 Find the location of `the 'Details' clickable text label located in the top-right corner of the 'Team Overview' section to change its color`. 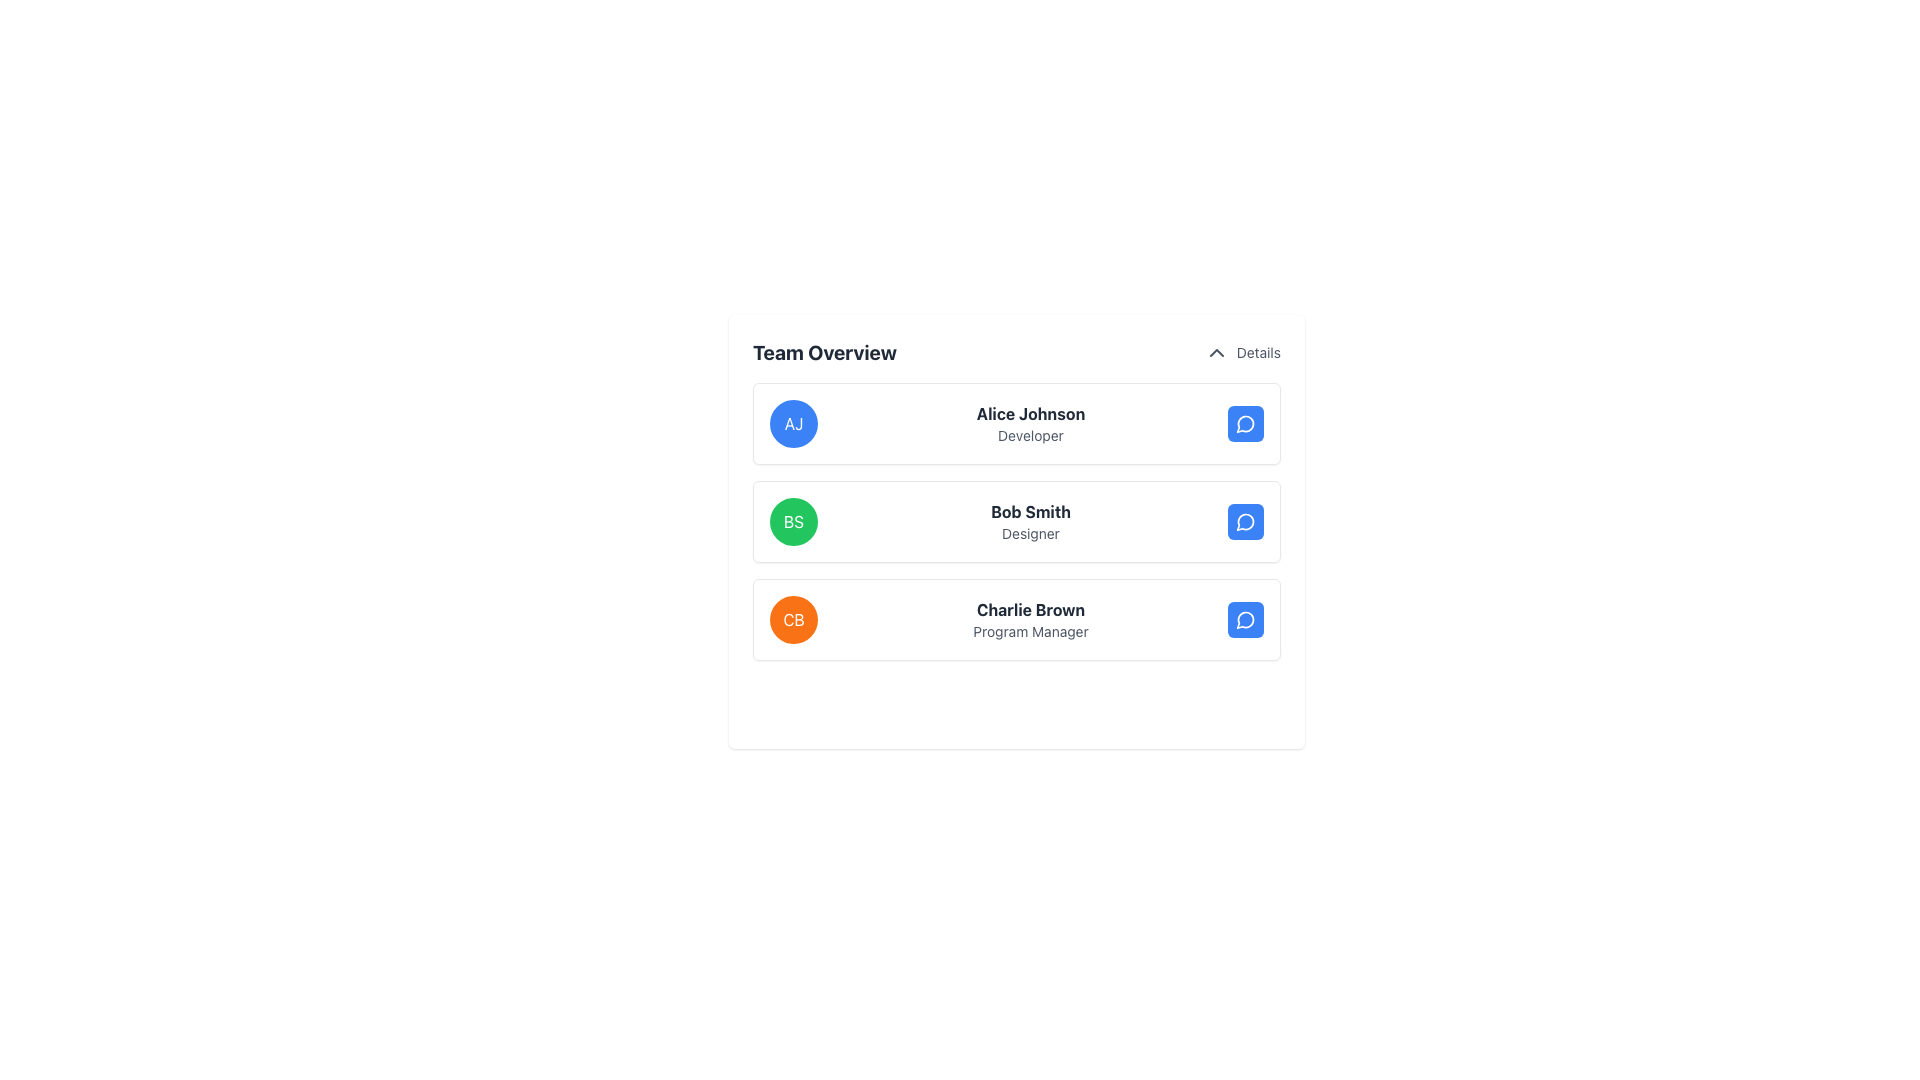

the 'Details' clickable text label located in the top-right corner of the 'Team Overview' section to change its color is located at coordinates (1241, 352).